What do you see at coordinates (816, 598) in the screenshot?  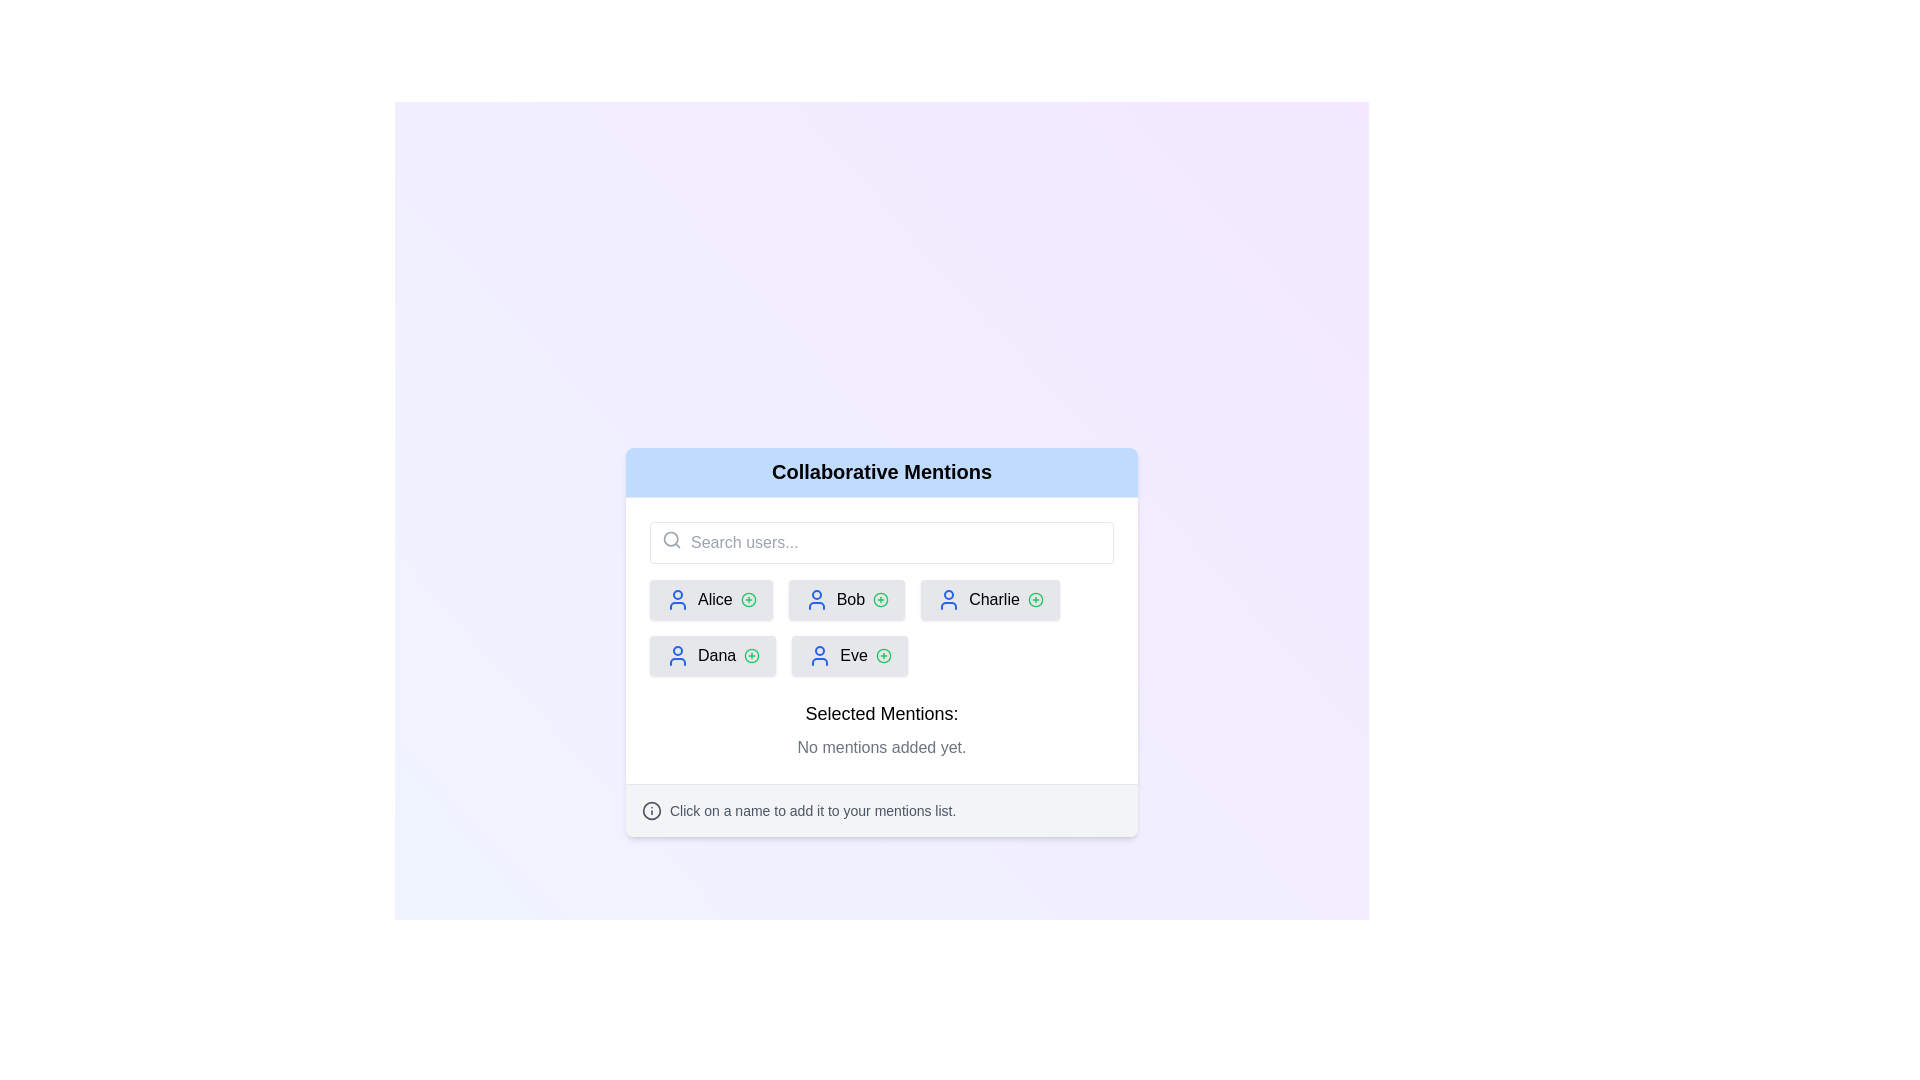 I see `the user identity icon for Bob, located as the leftmost item in the 'Bob' button row of the user selection grid` at bounding box center [816, 598].